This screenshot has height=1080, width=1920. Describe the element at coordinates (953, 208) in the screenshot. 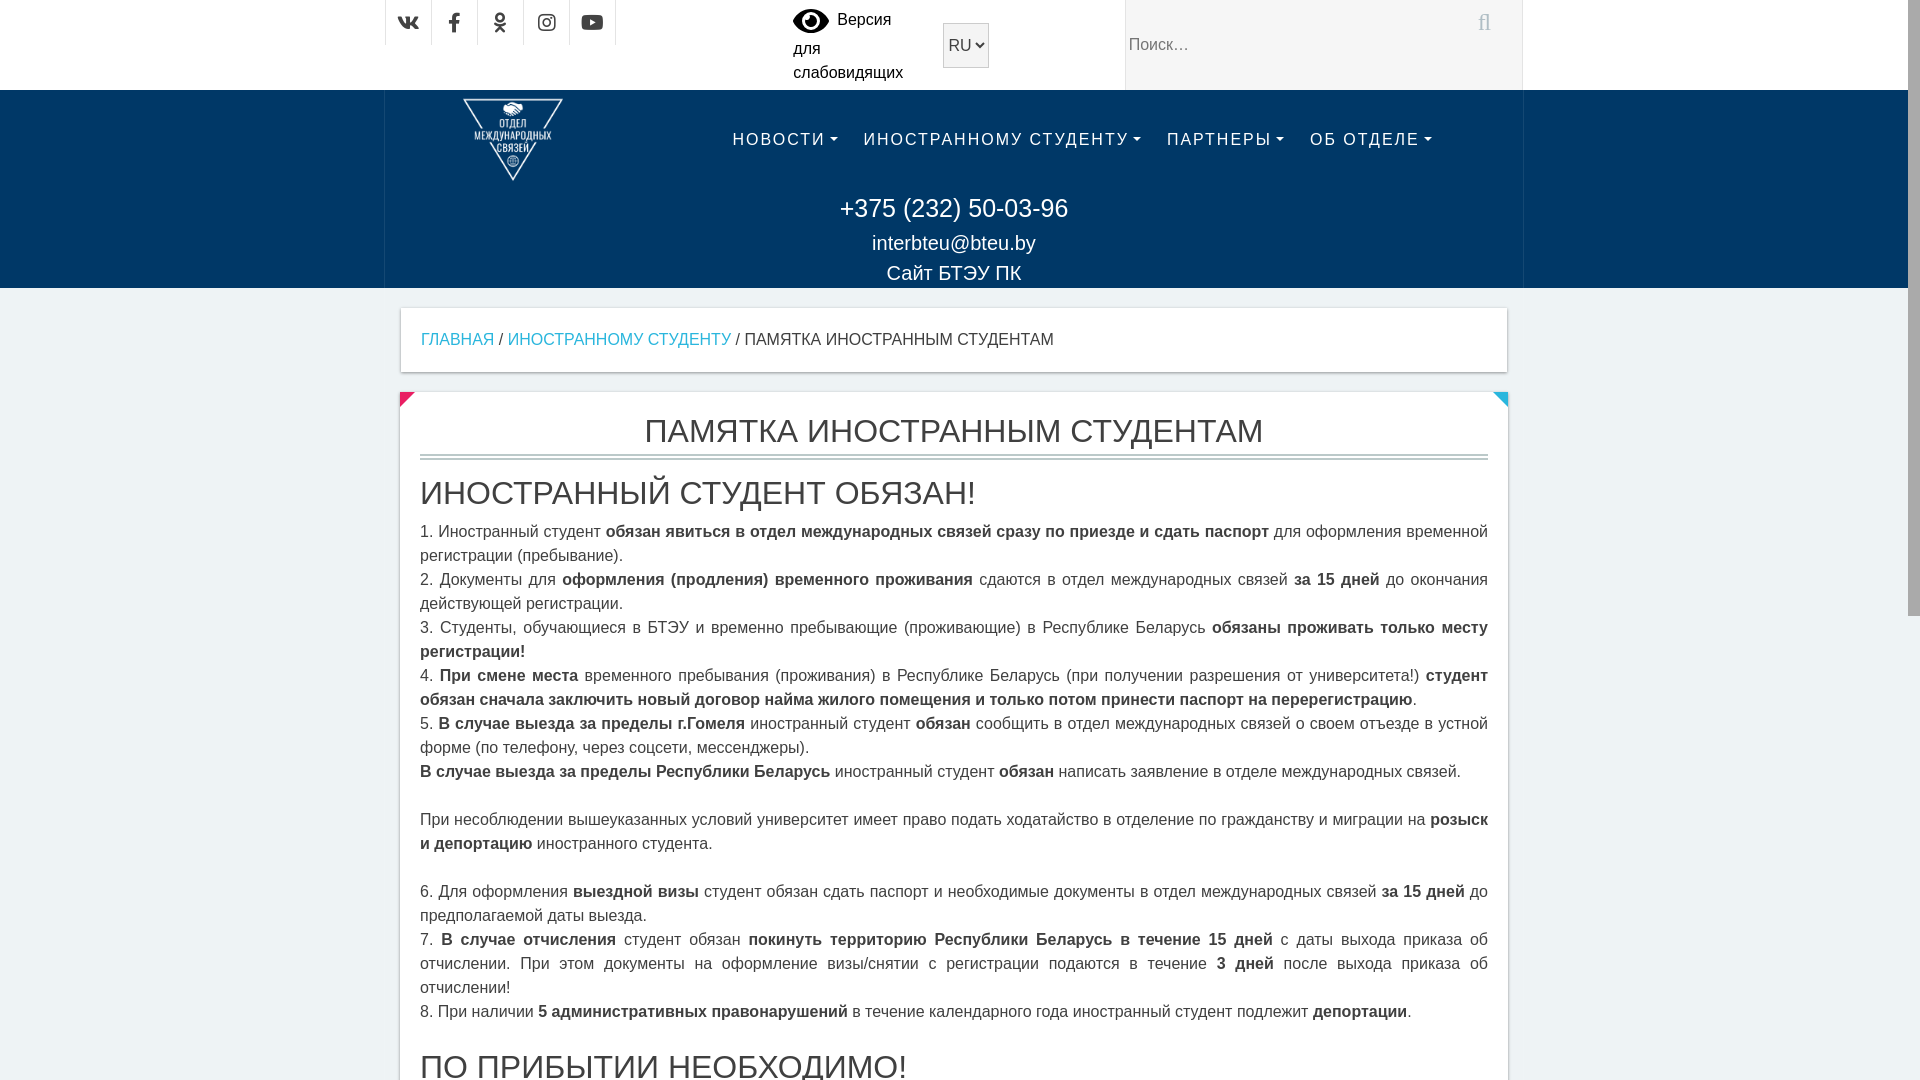

I see `'+375 (232) 50-03-96'` at that location.